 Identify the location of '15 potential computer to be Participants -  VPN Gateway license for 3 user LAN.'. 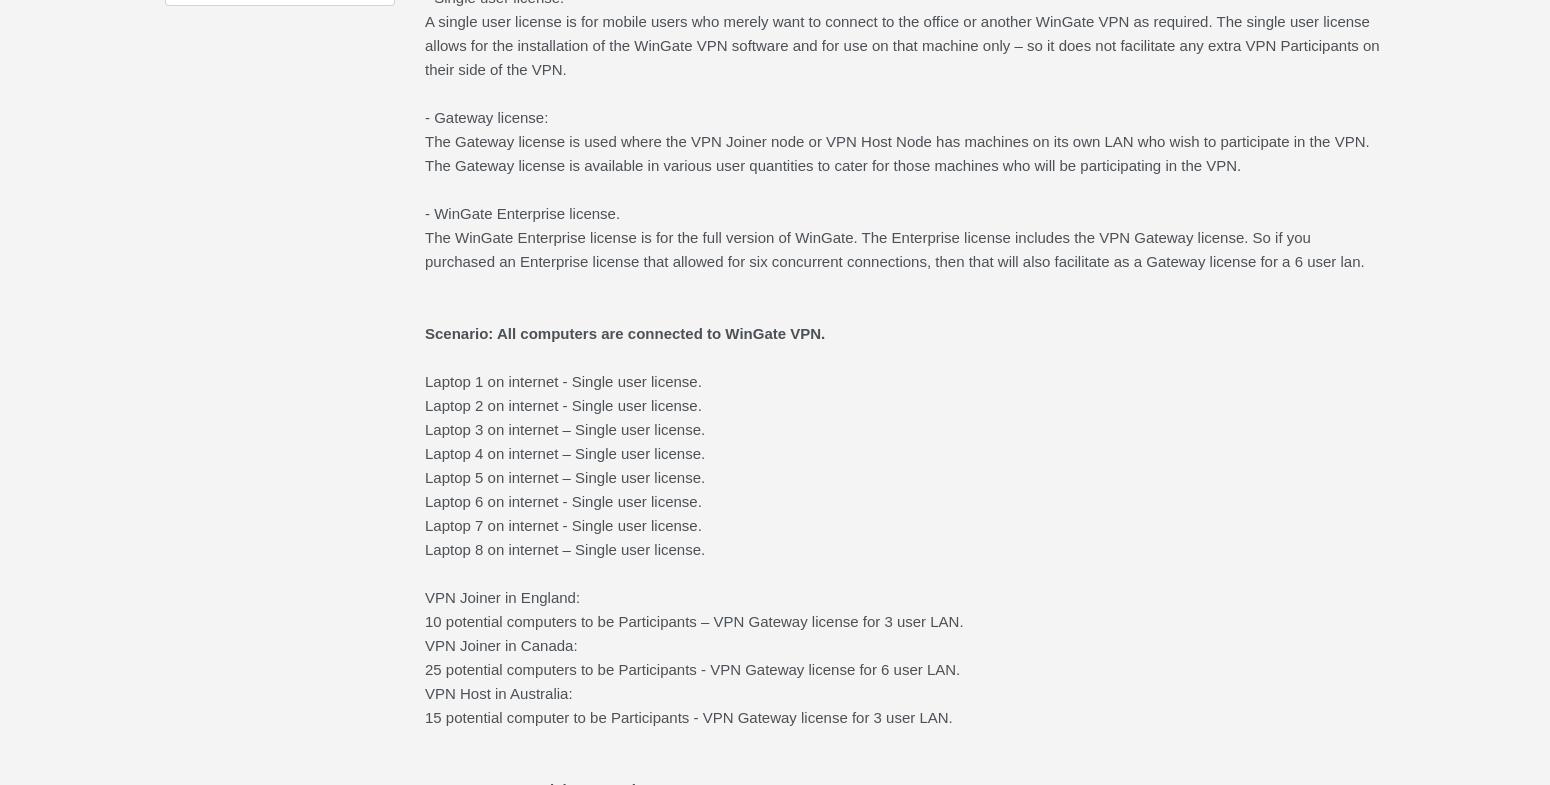
(687, 717).